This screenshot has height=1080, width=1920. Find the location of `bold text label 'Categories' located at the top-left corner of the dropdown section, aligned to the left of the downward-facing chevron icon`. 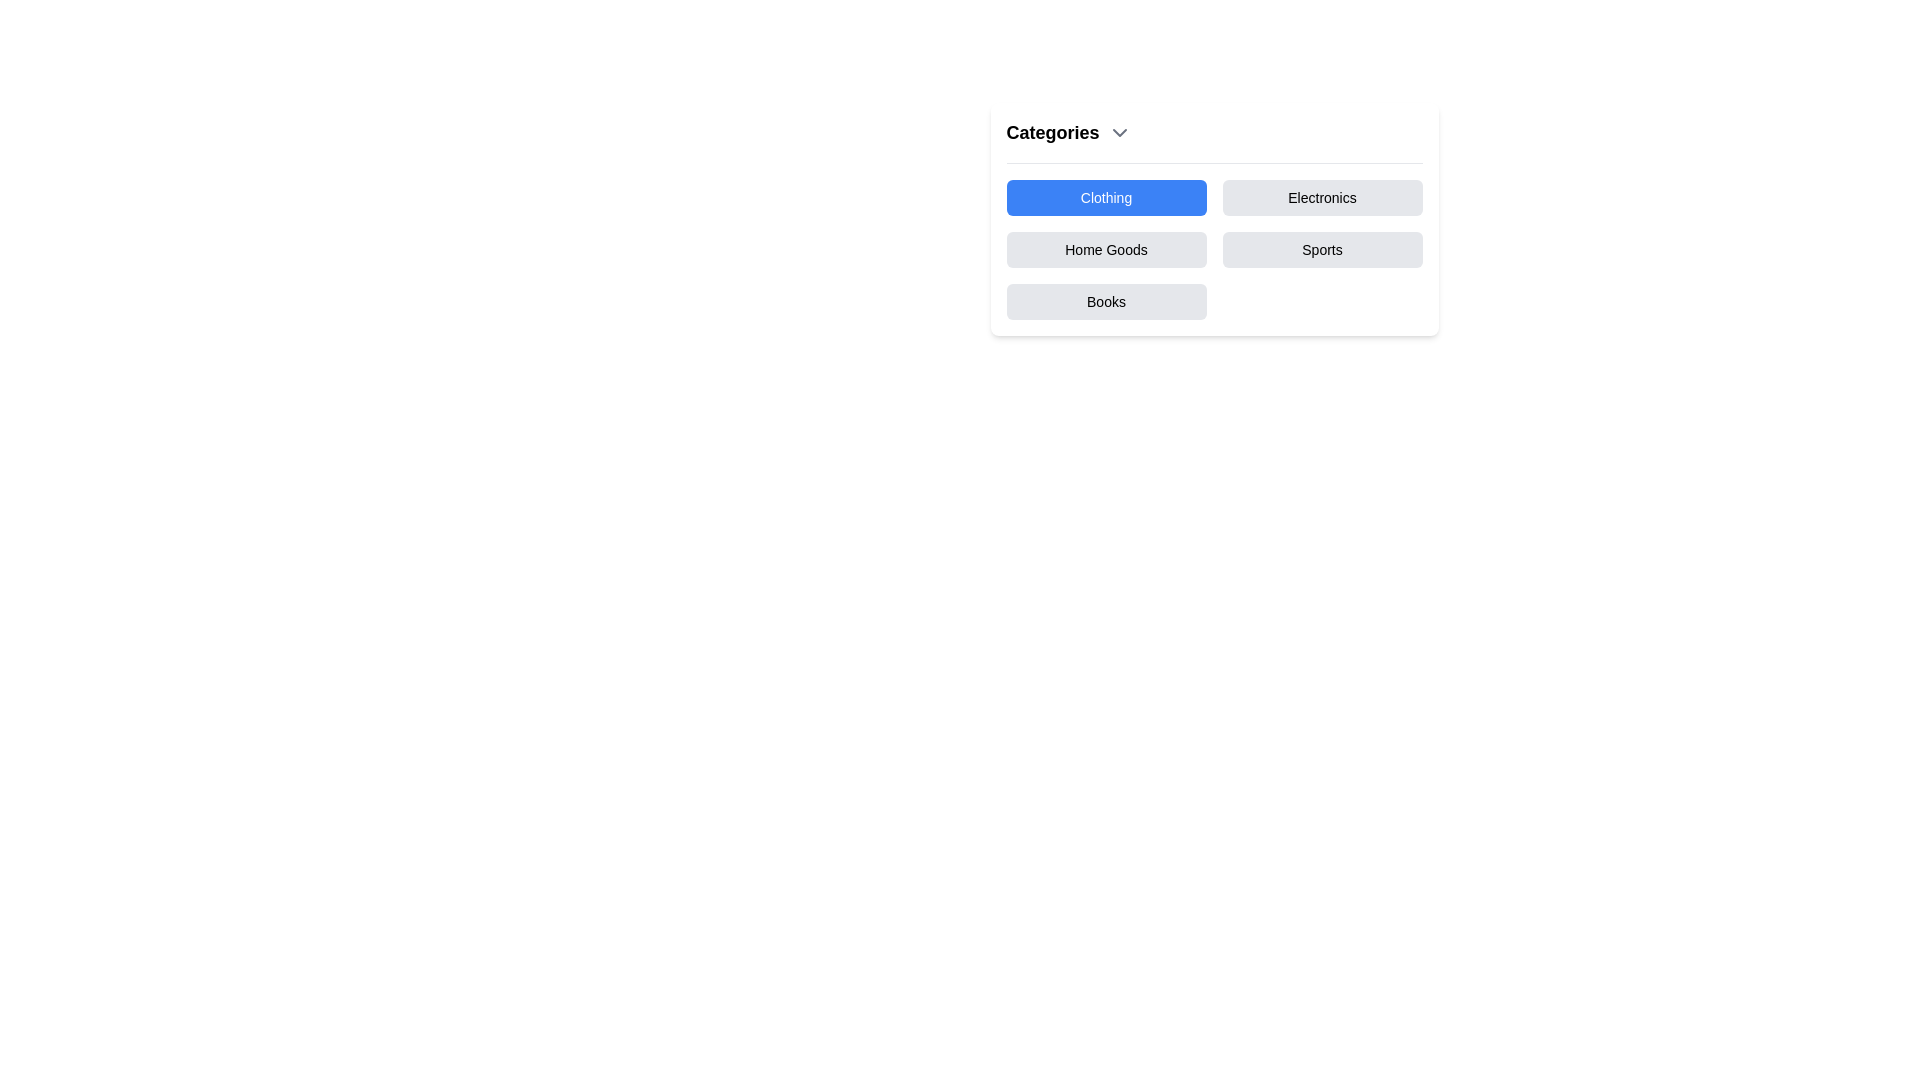

bold text label 'Categories' located at the top-left corner of the dropdown section, aligned to the left of the downward-facing chevron icon is located at coordinates (1051, 132).